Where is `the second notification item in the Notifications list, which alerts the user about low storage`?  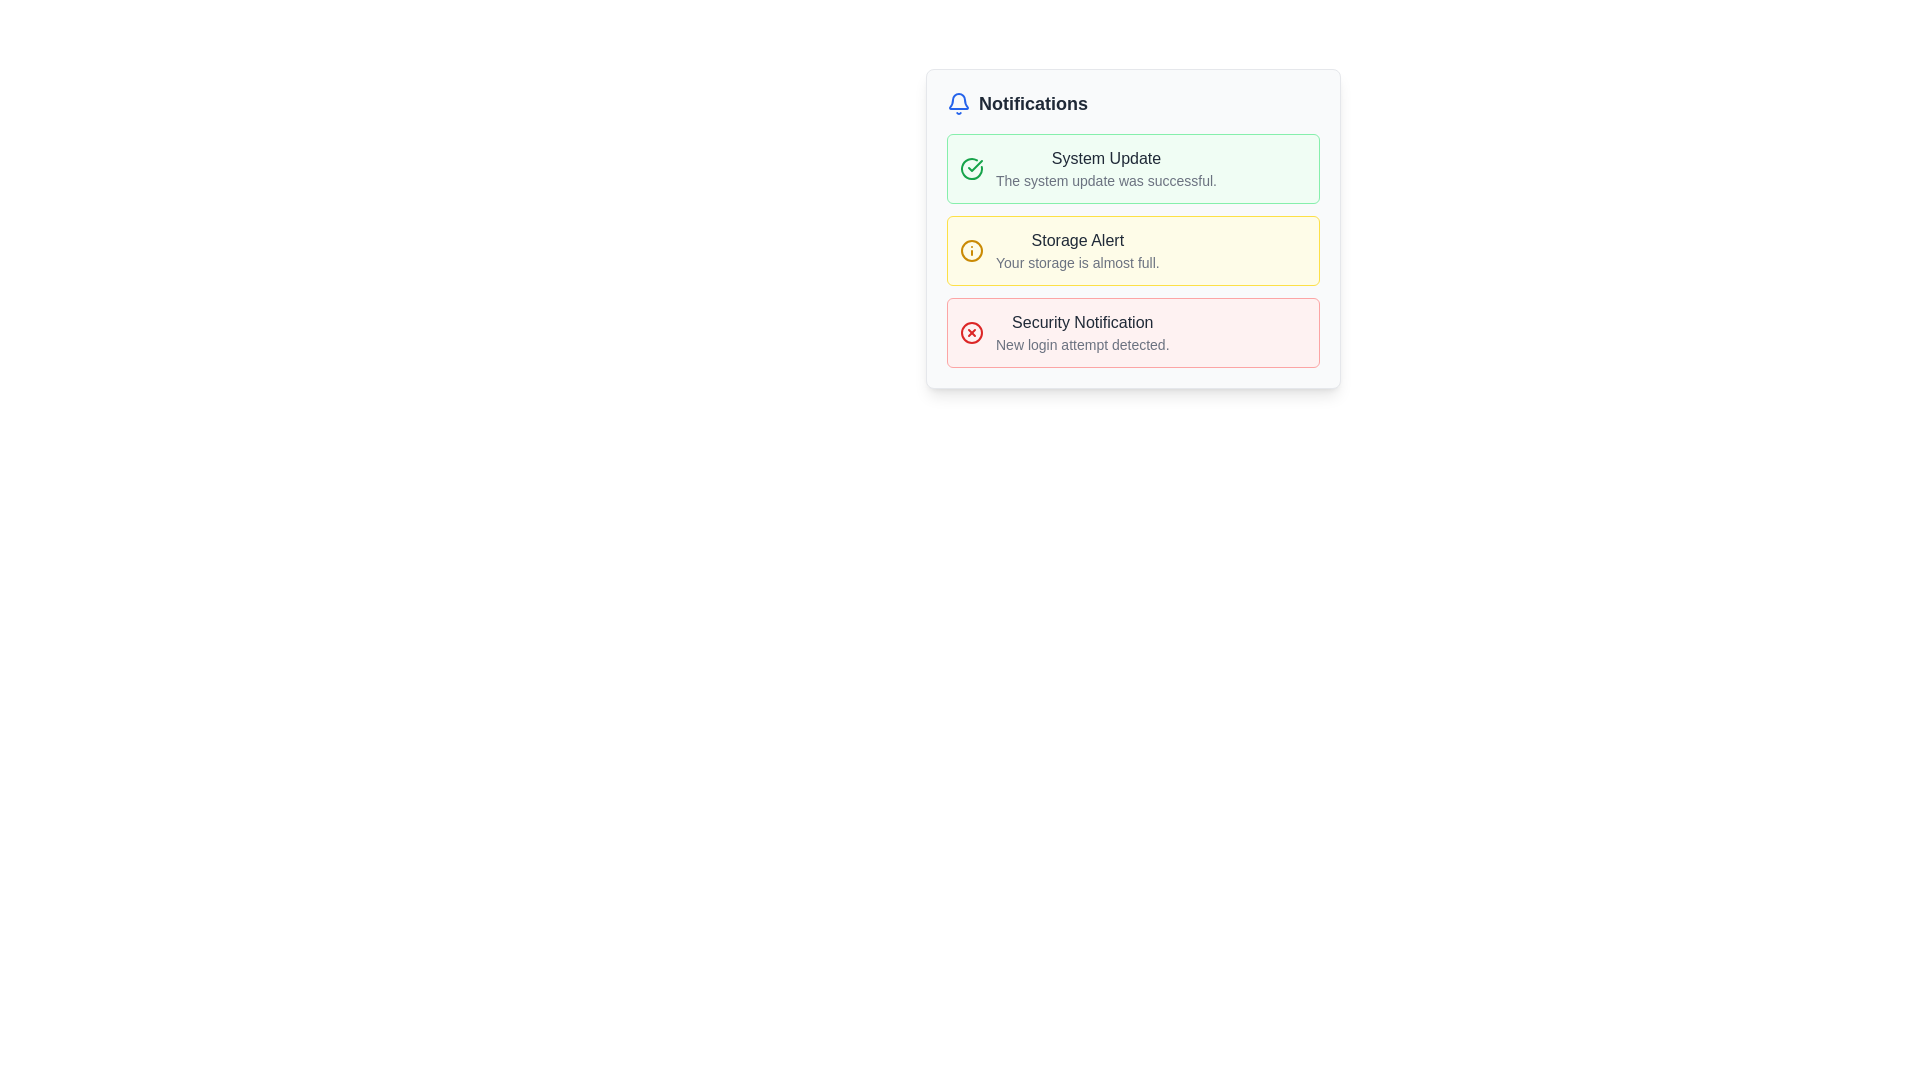
the second notification item in the Notifications list, which alerts the user about low storage is located at coordinates (1133, 249).